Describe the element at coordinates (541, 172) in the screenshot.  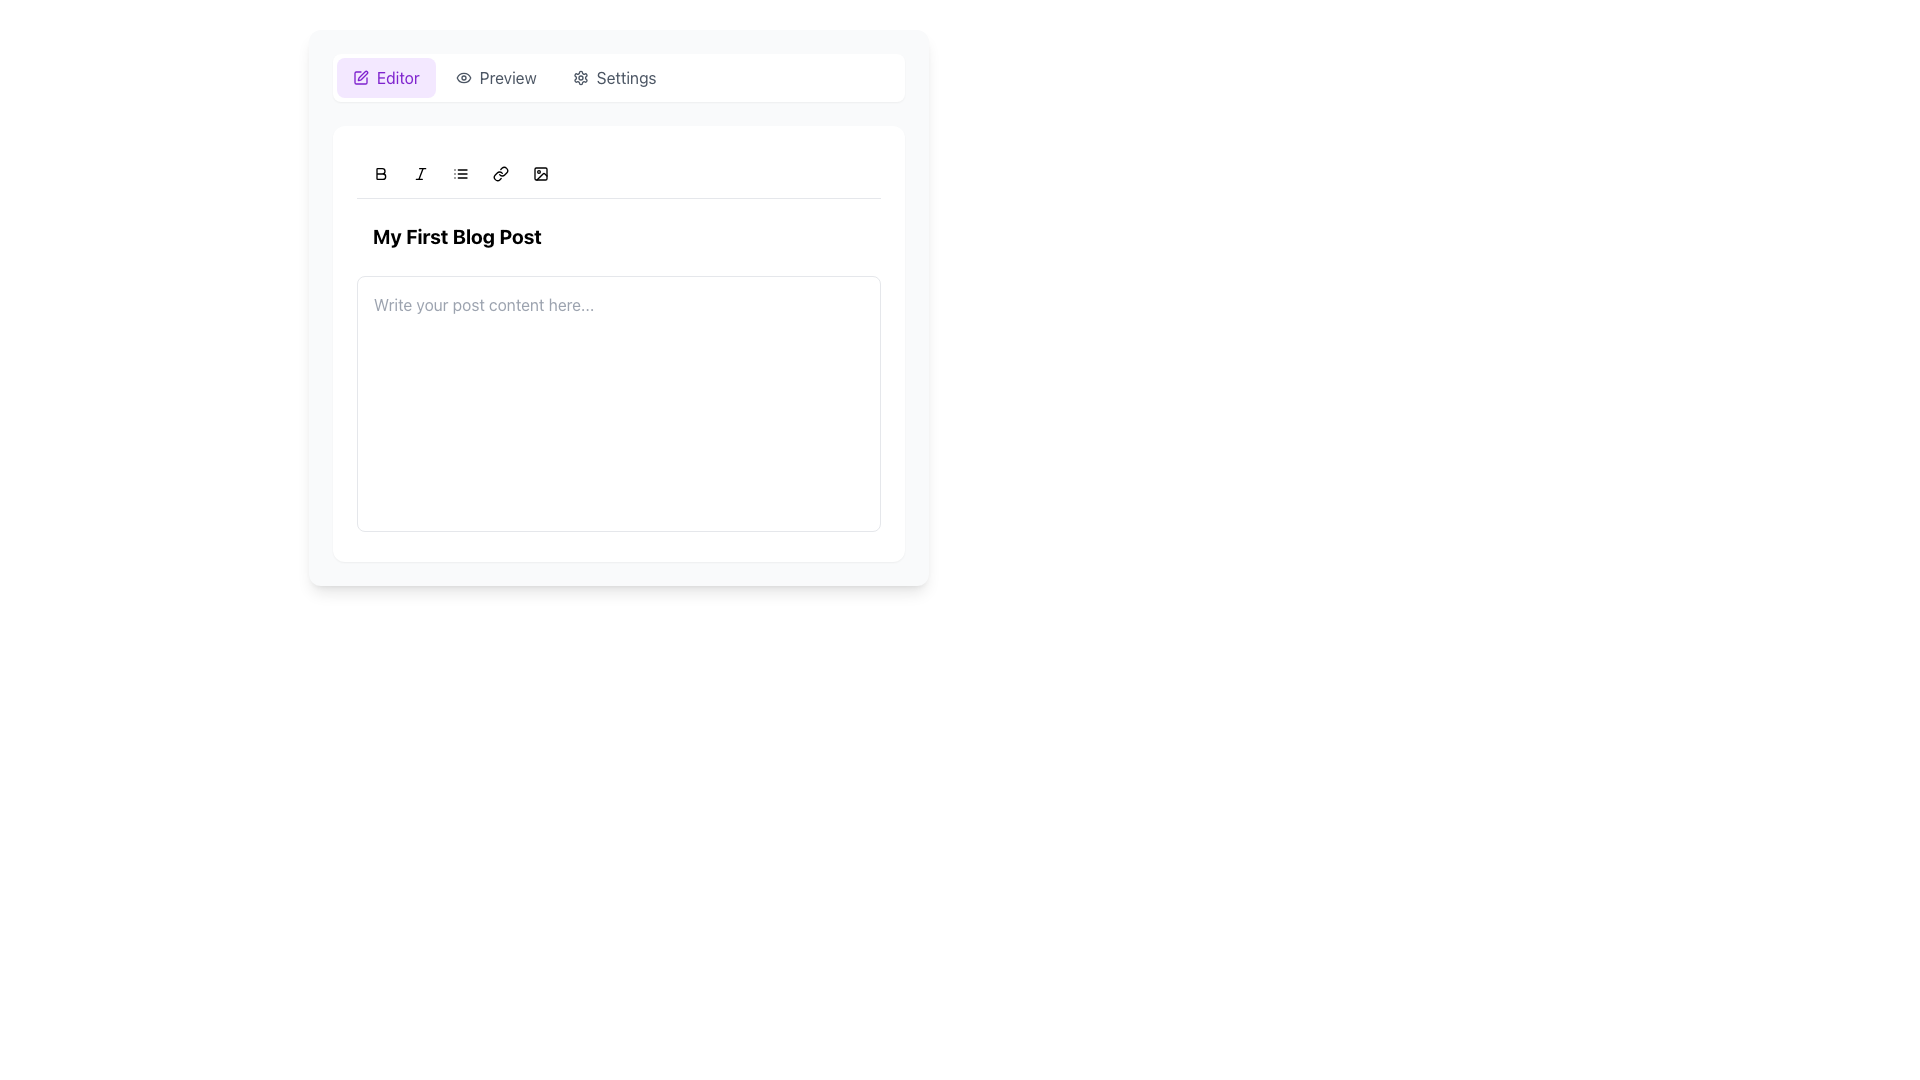
I see `the icon button represented by a sketched image outline with a rectangular border and inset circle, located in the toolbar above the text input area, specifically the third icon from the left` at that location.